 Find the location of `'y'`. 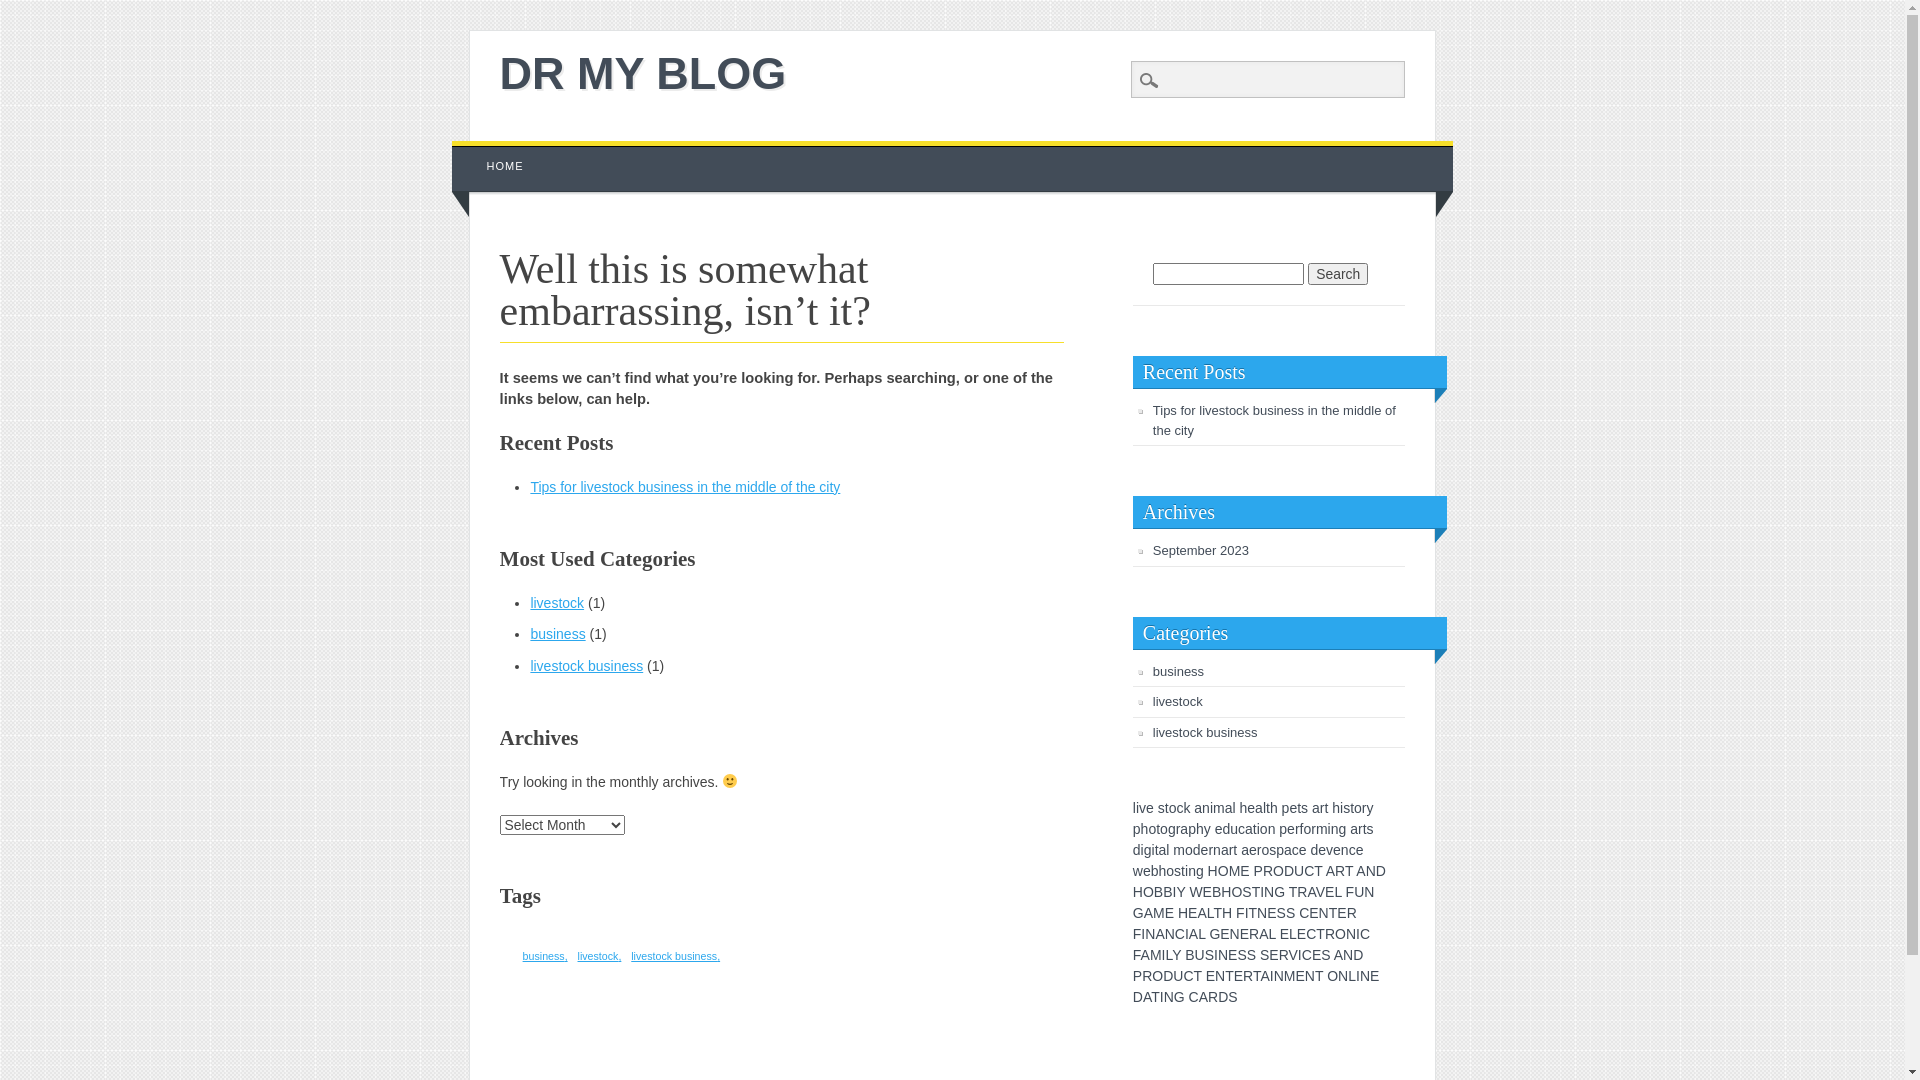

'y' is located at coordinates (1206, 829).